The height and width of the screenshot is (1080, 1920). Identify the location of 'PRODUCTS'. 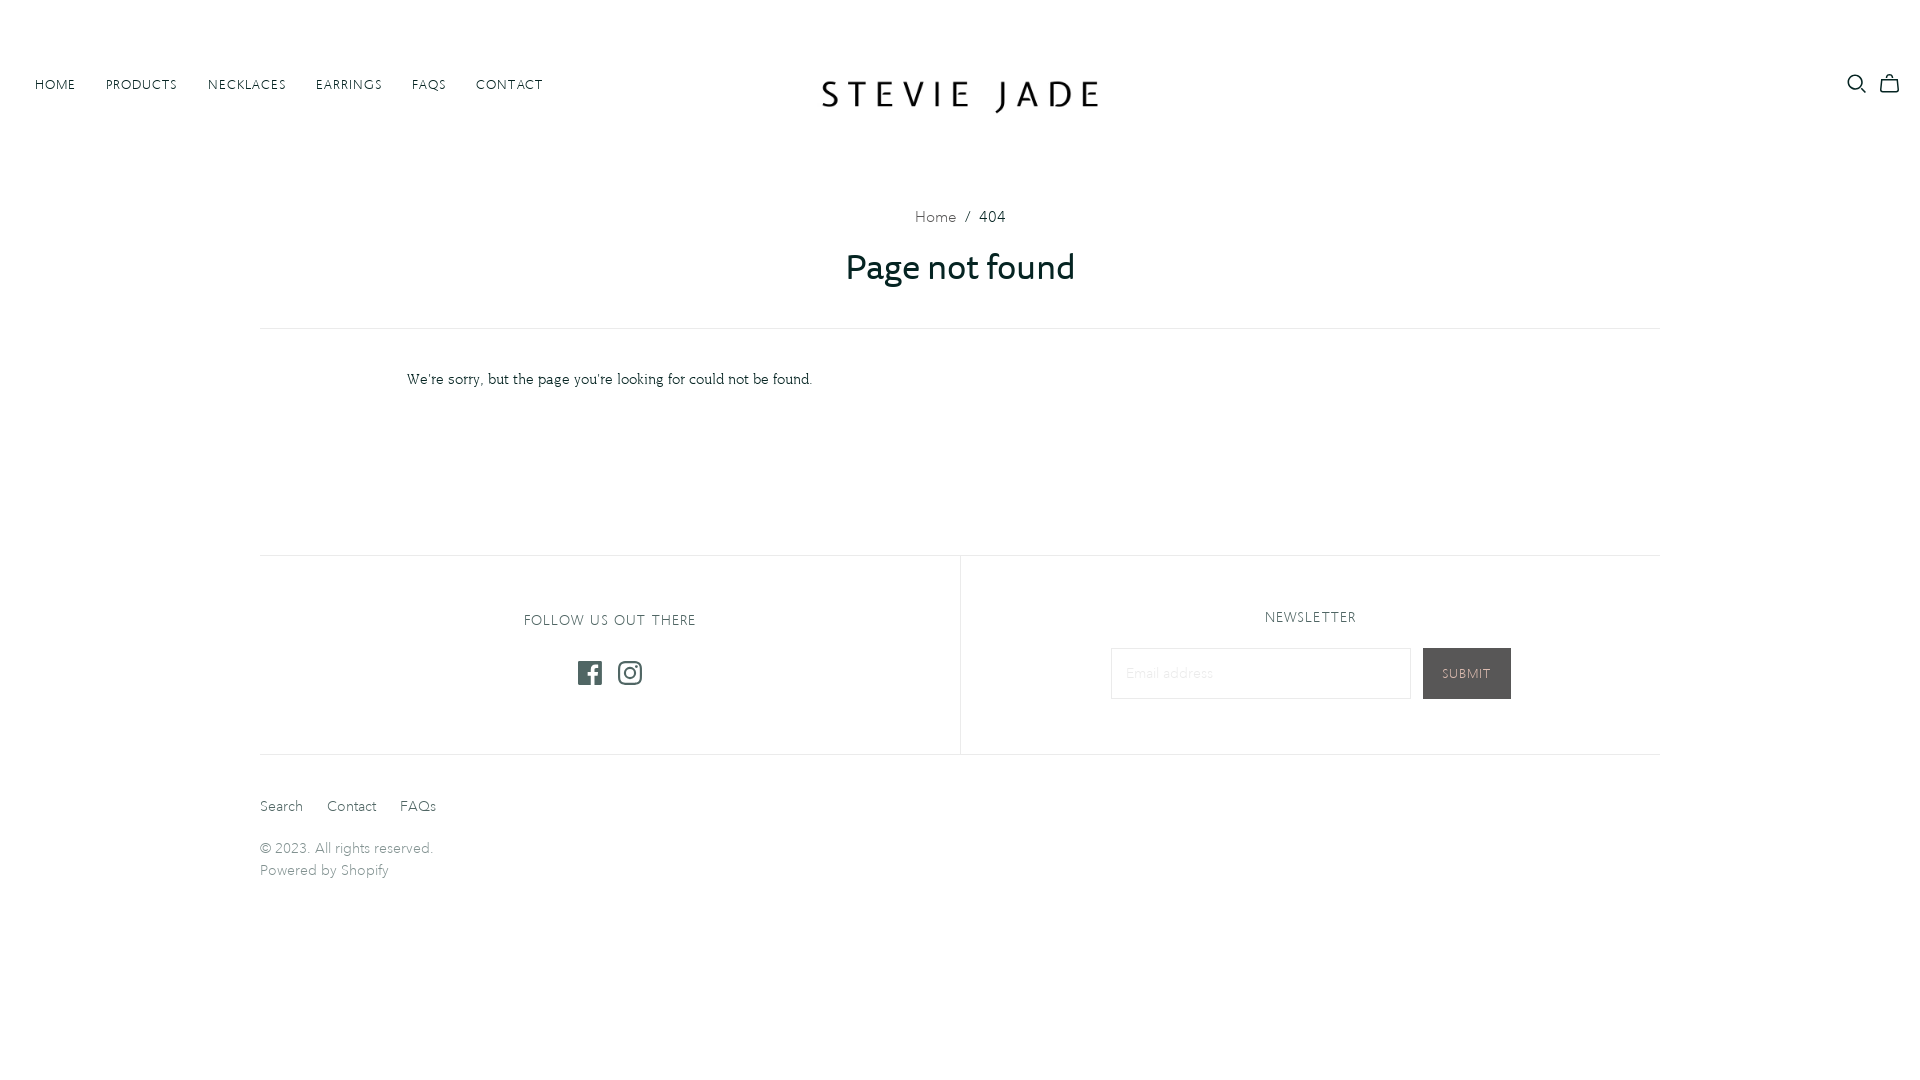
(140, 83).